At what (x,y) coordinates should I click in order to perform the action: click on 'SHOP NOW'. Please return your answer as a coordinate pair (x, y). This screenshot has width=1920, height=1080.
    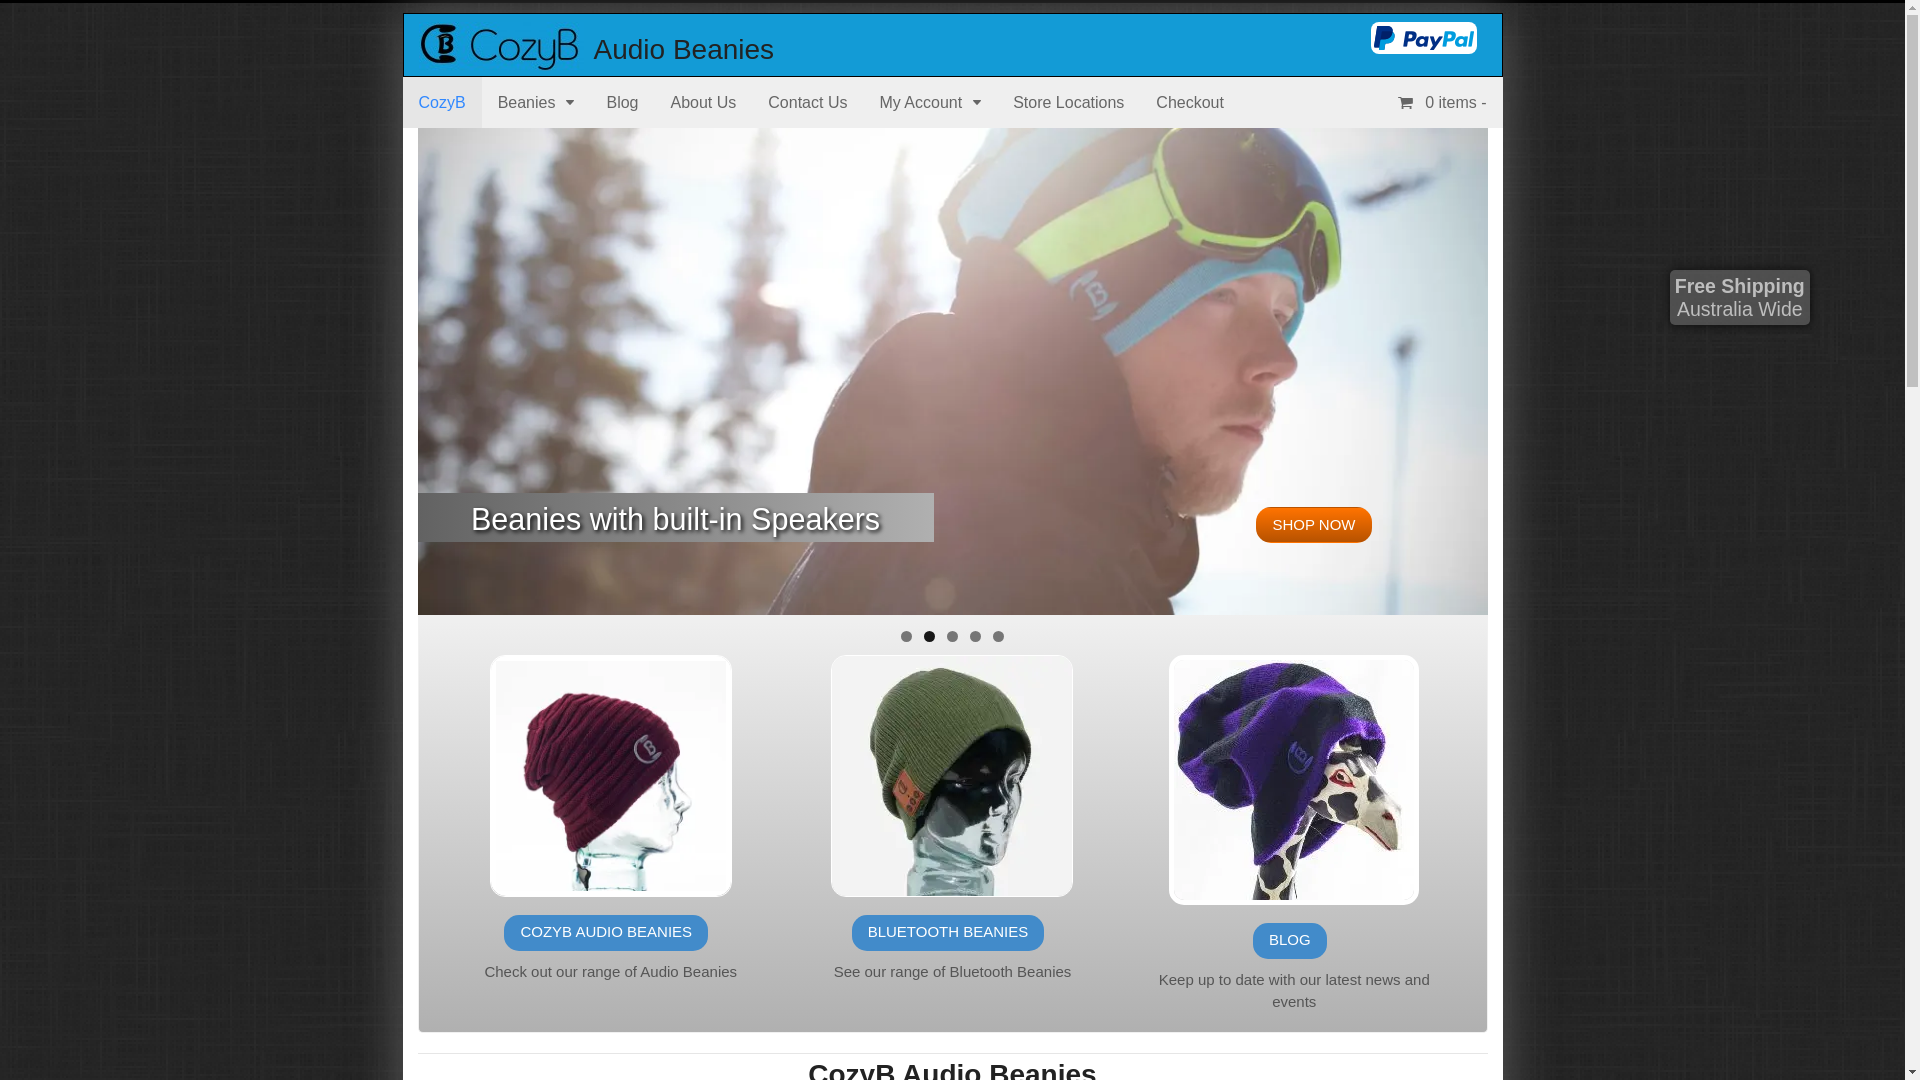
    Looking at the image, I should click on (1313, 523).